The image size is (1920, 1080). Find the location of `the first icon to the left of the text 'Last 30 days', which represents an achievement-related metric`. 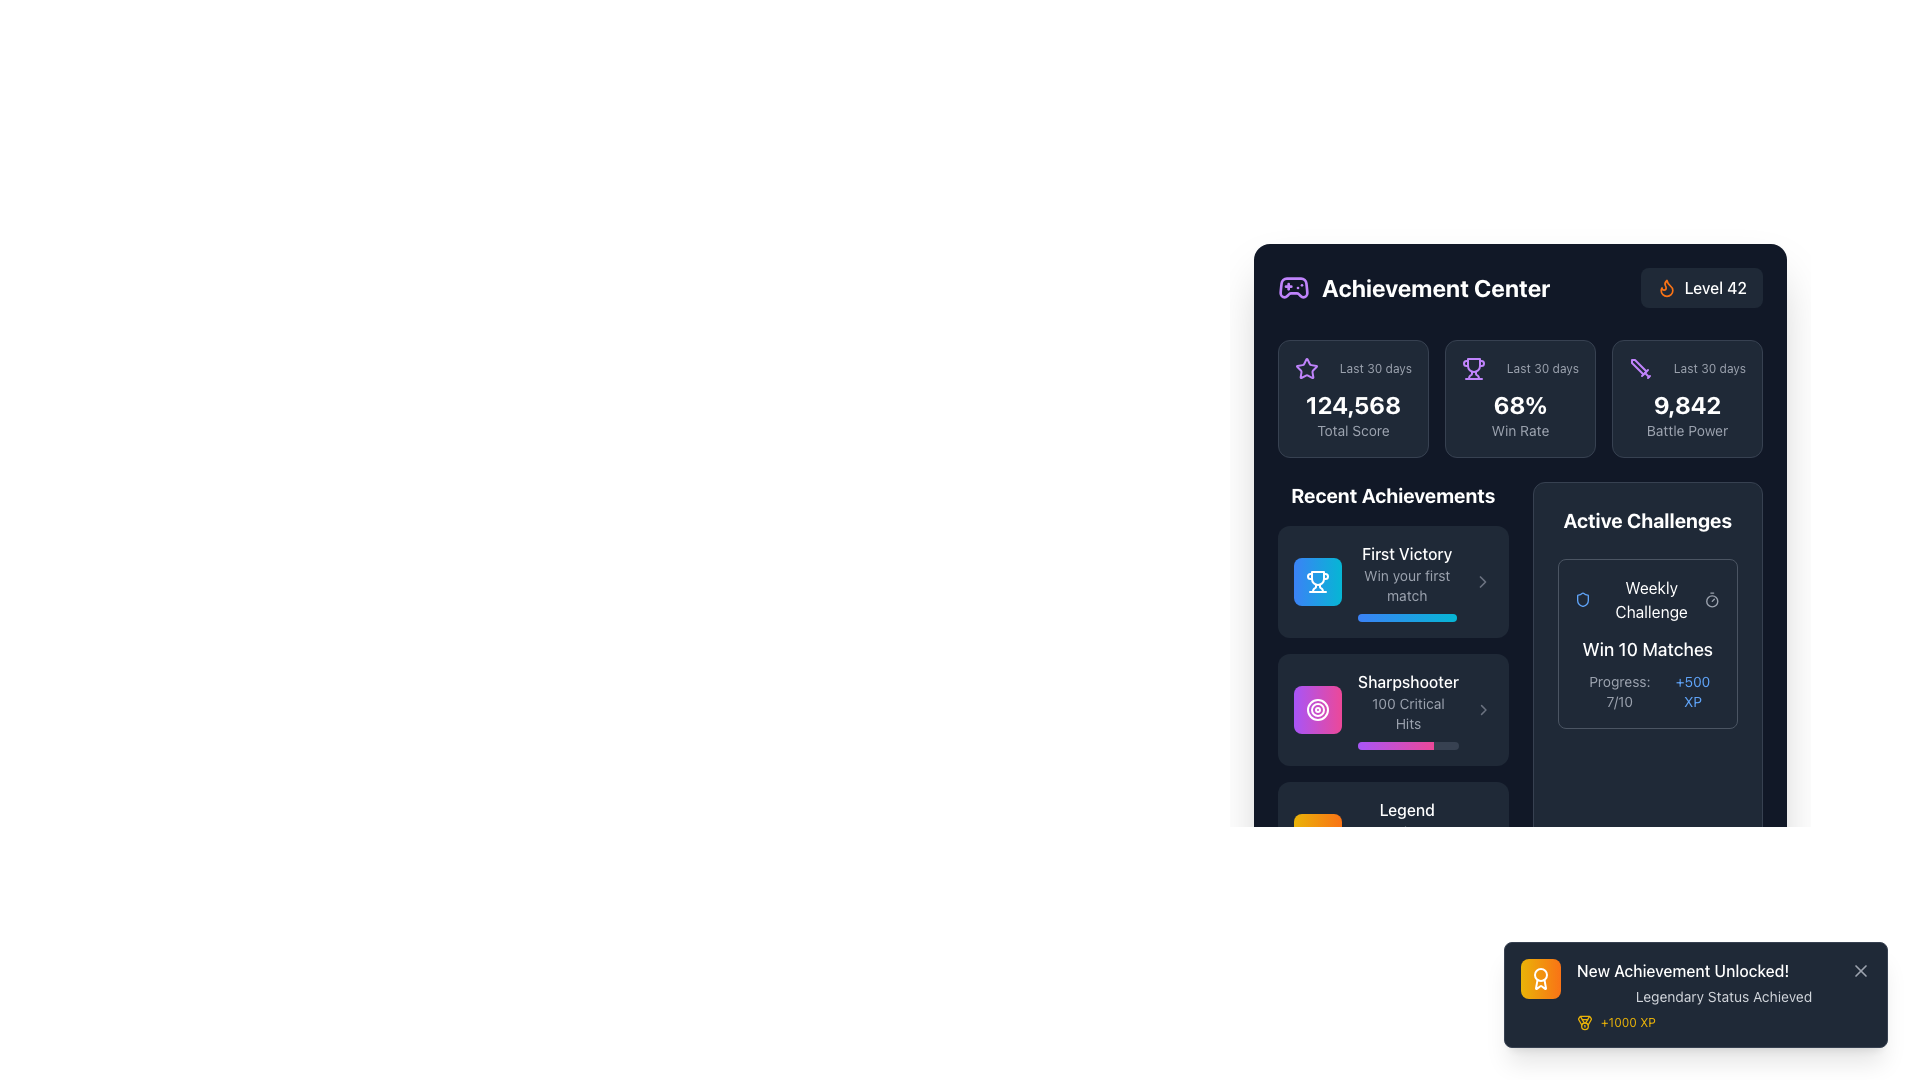

the first icon to the left of the text 'Last 30 days', which represents an achievement-related metric is located at coordinates (1473, 369).